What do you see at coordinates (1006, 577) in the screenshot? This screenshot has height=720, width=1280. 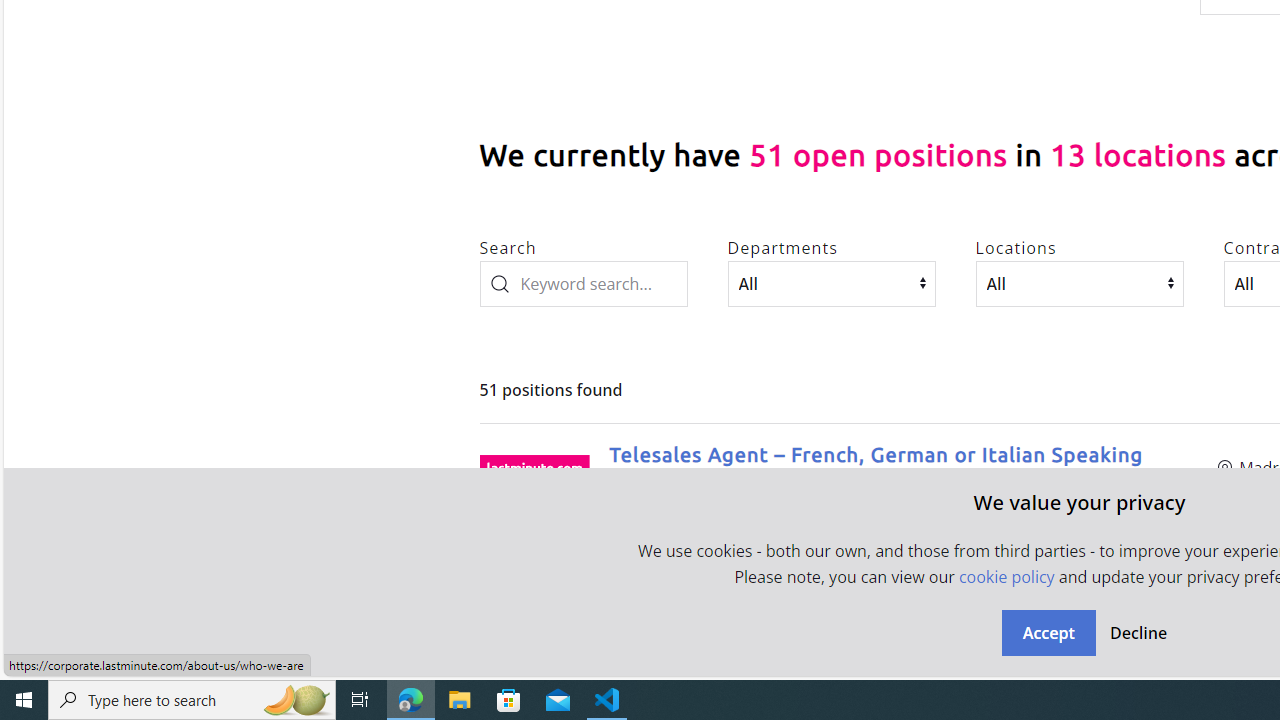 I see `'cookie policy'` at bounding box center [1006, 577].